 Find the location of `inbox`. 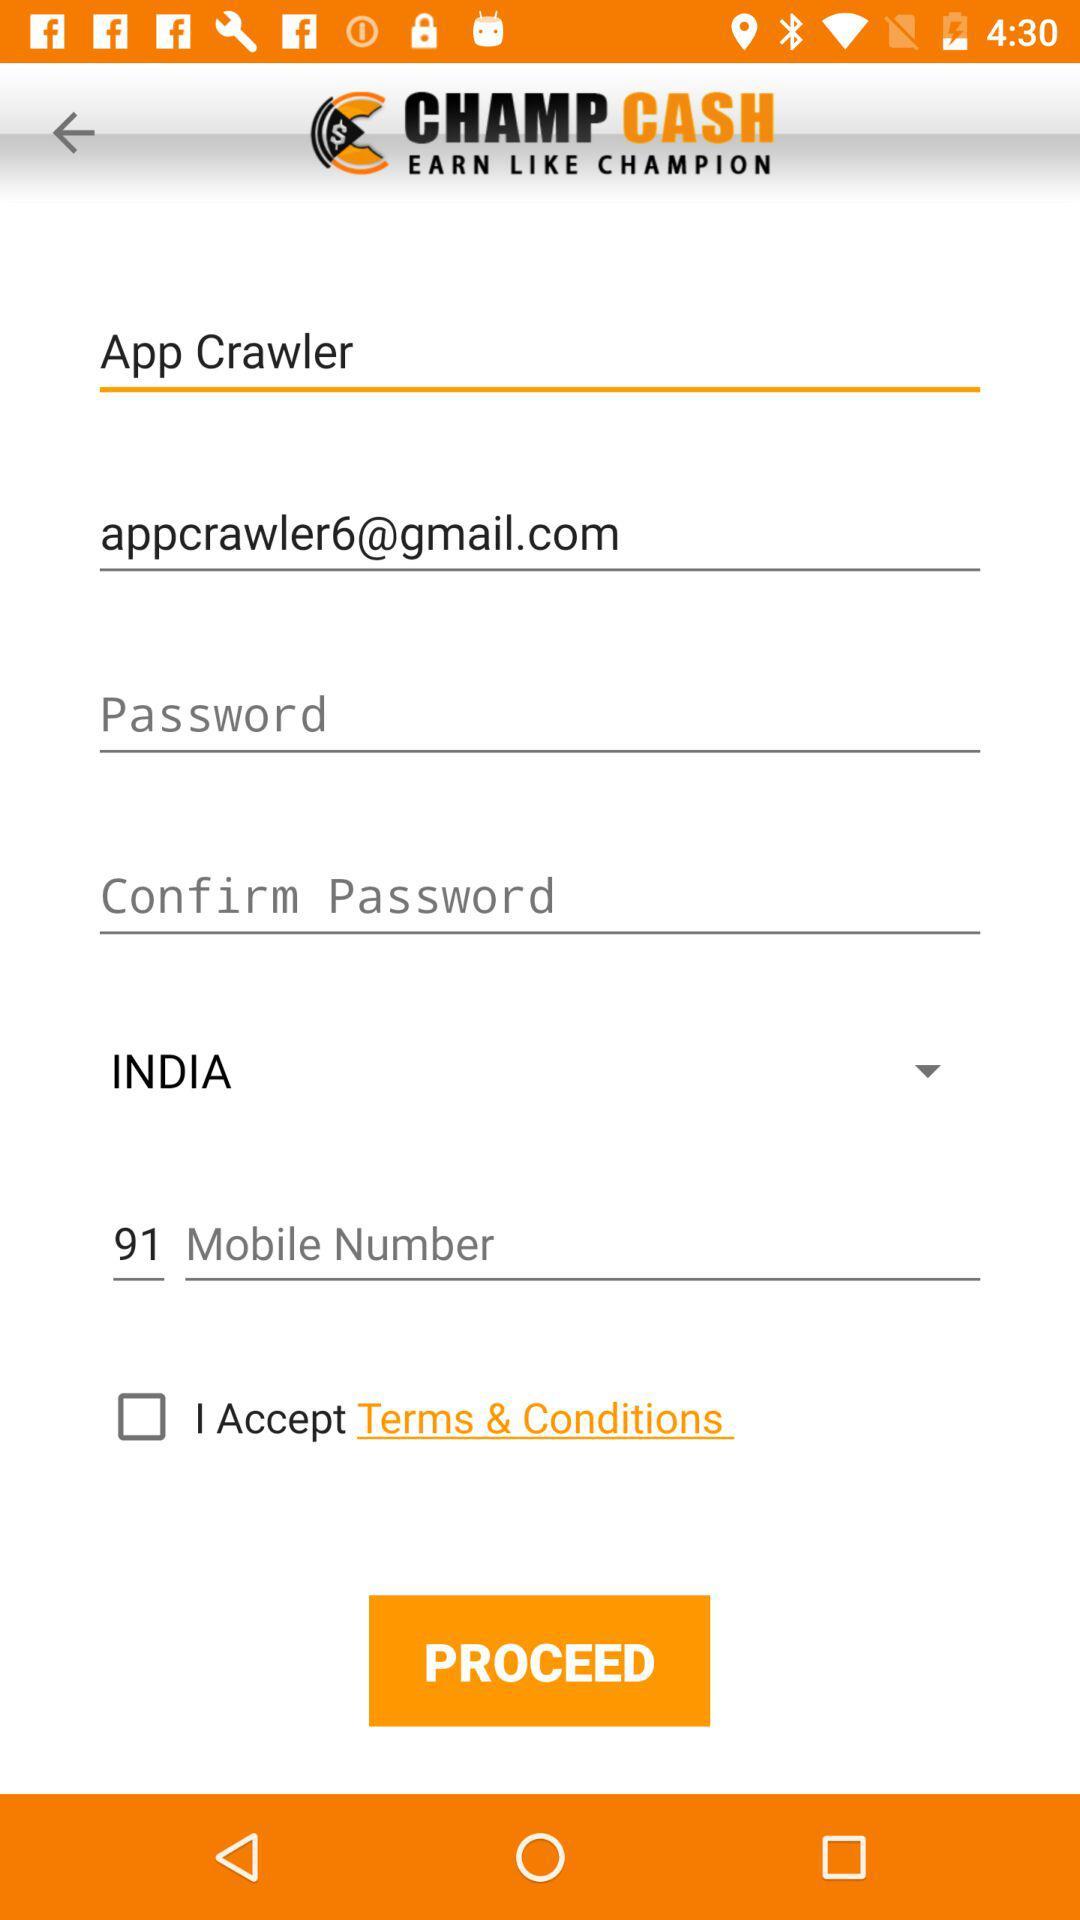

inbox is located at coordinates (140, 1415).